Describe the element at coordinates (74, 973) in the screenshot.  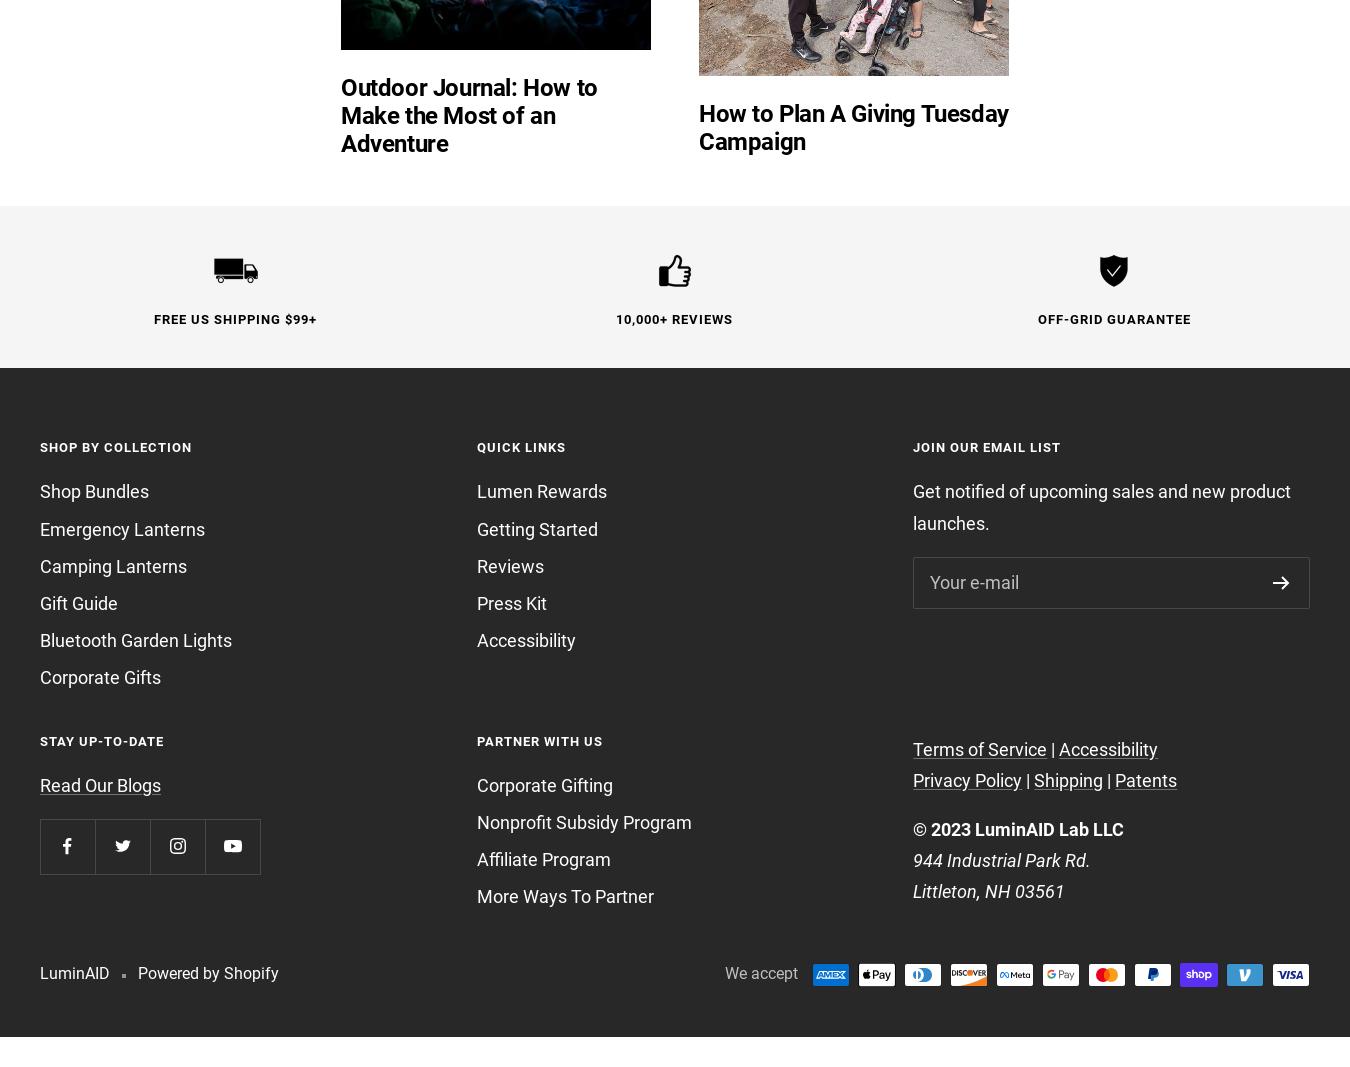
I see `'LuminAID'` at that location.